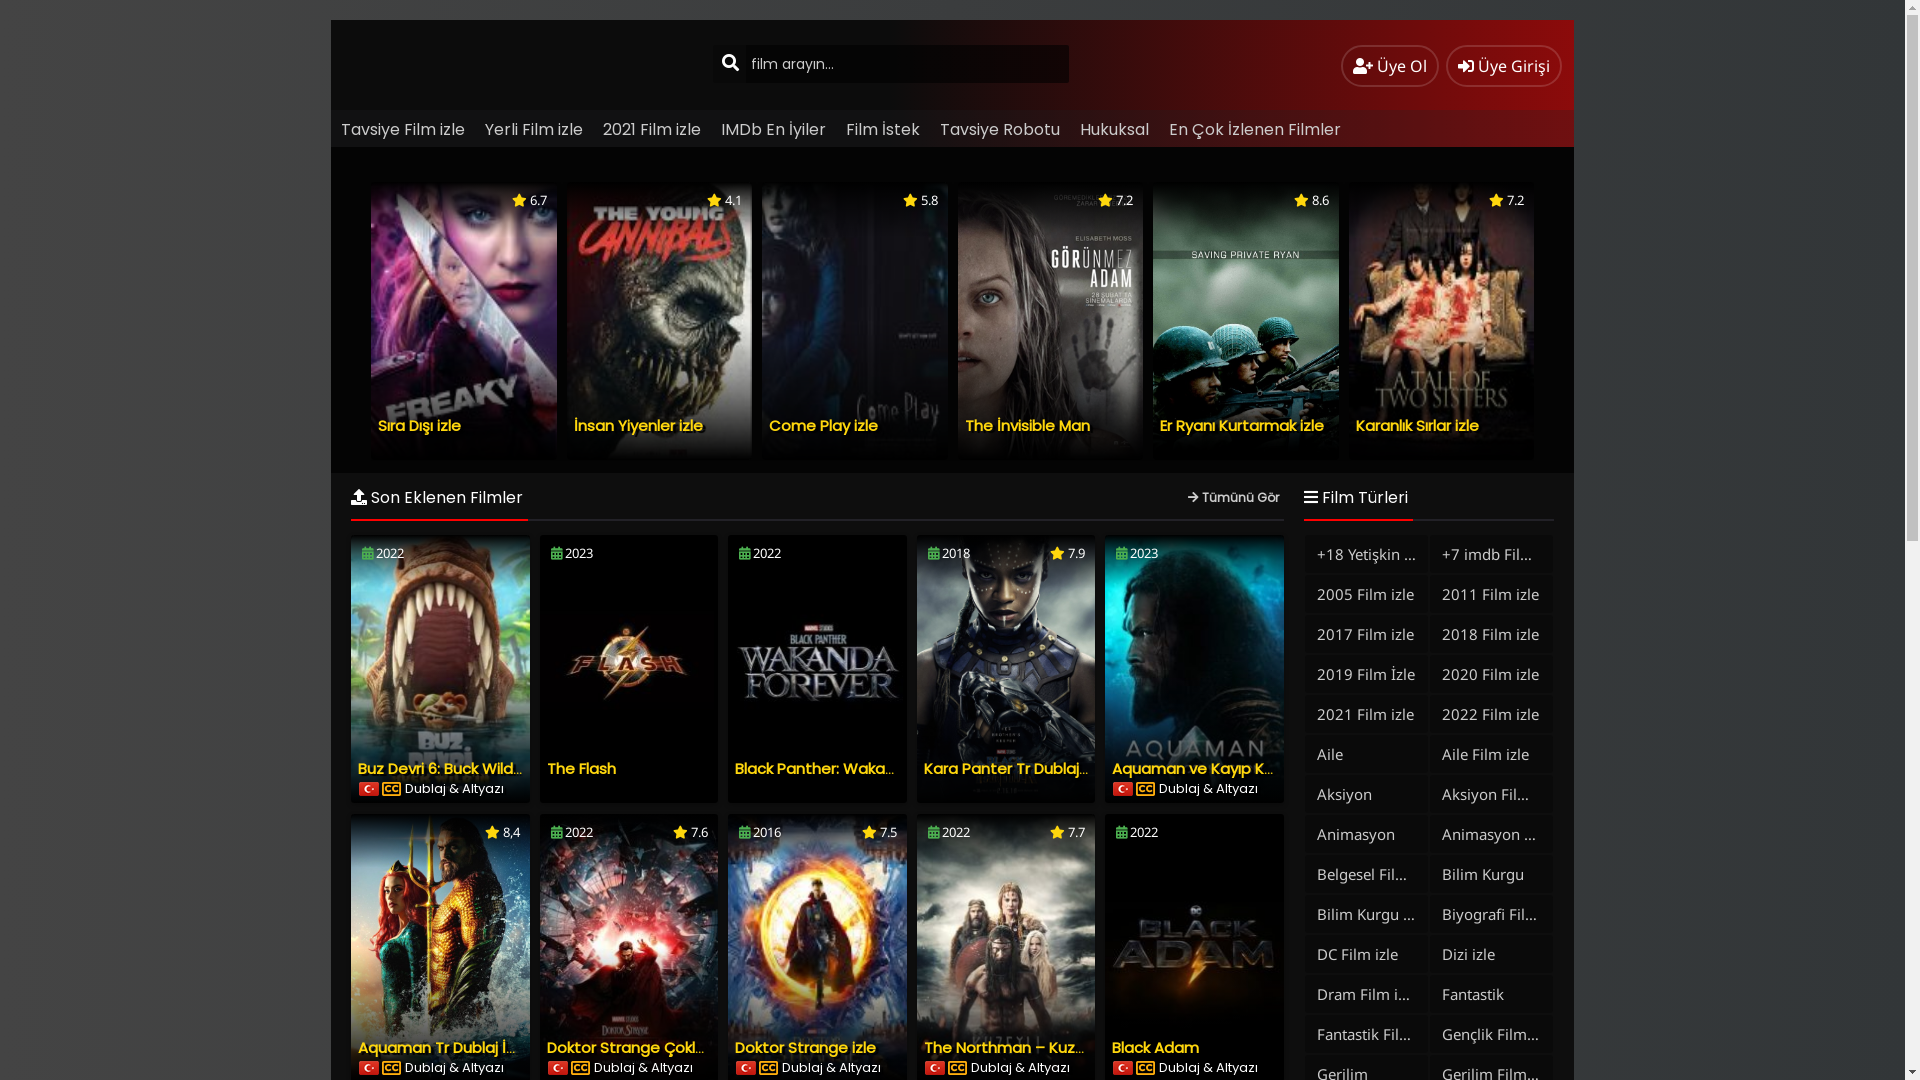 This screenshot has width=1920, height=1080. What do you see at coordinates (1305, 994) in the screenshot?
I see `'Dram Film izle'` at bounding box center [1305, 994].